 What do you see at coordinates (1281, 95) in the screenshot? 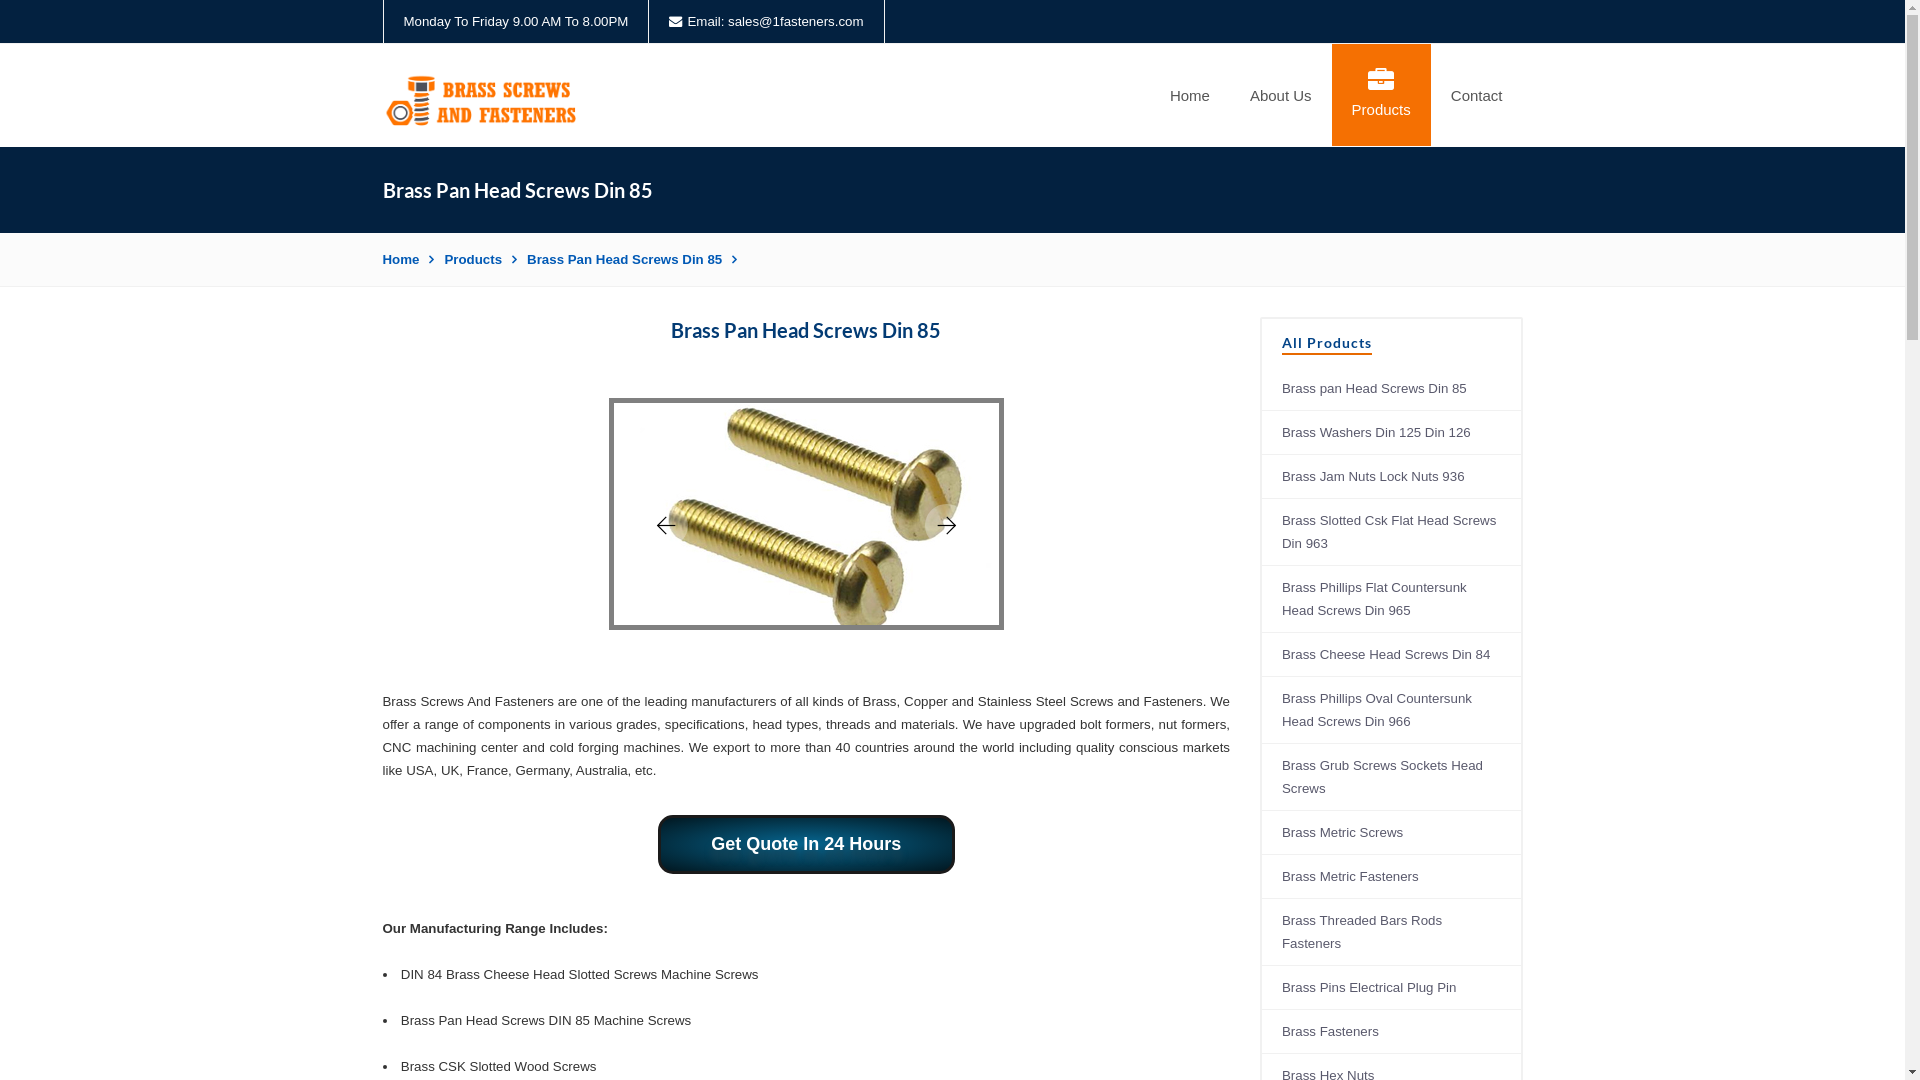
I see `'About Us'` at bounding box center [1281, 95].